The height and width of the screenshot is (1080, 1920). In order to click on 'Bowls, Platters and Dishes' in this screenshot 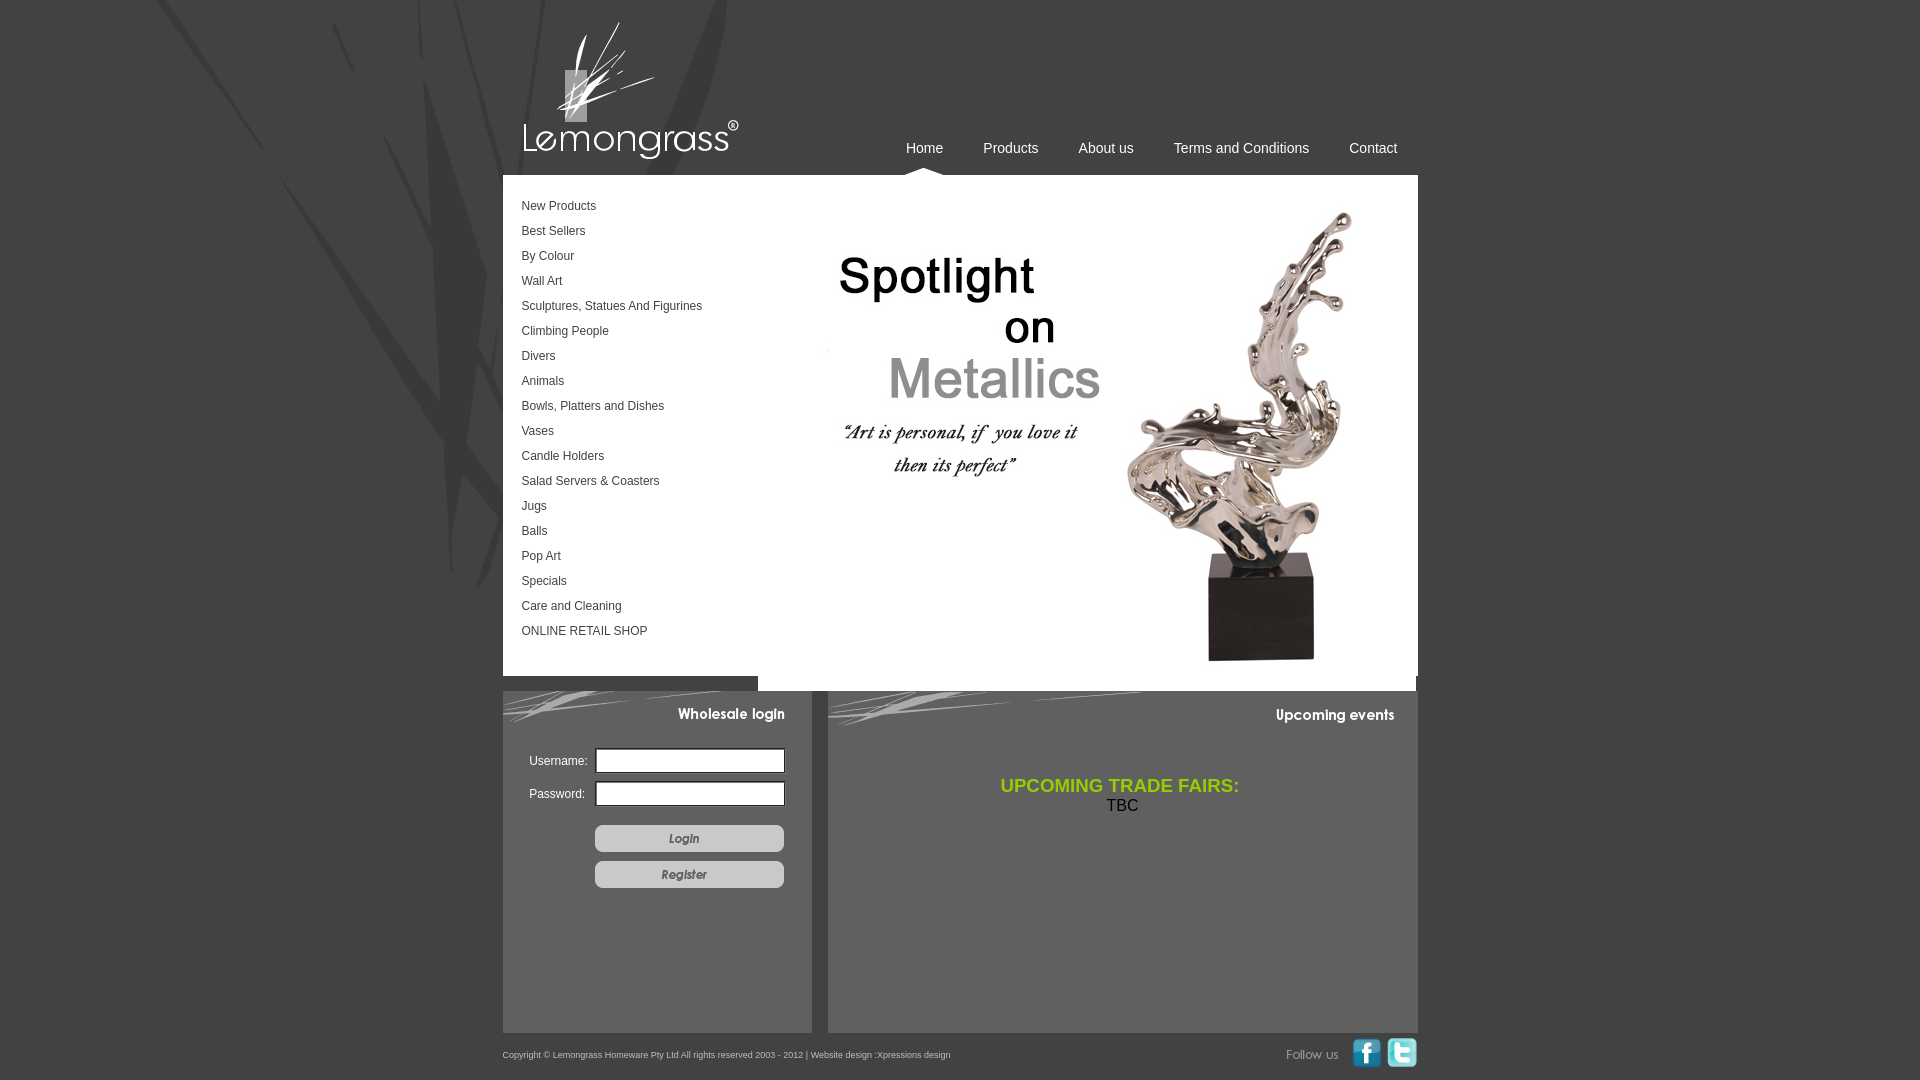, I will do `click(627, 407)`.